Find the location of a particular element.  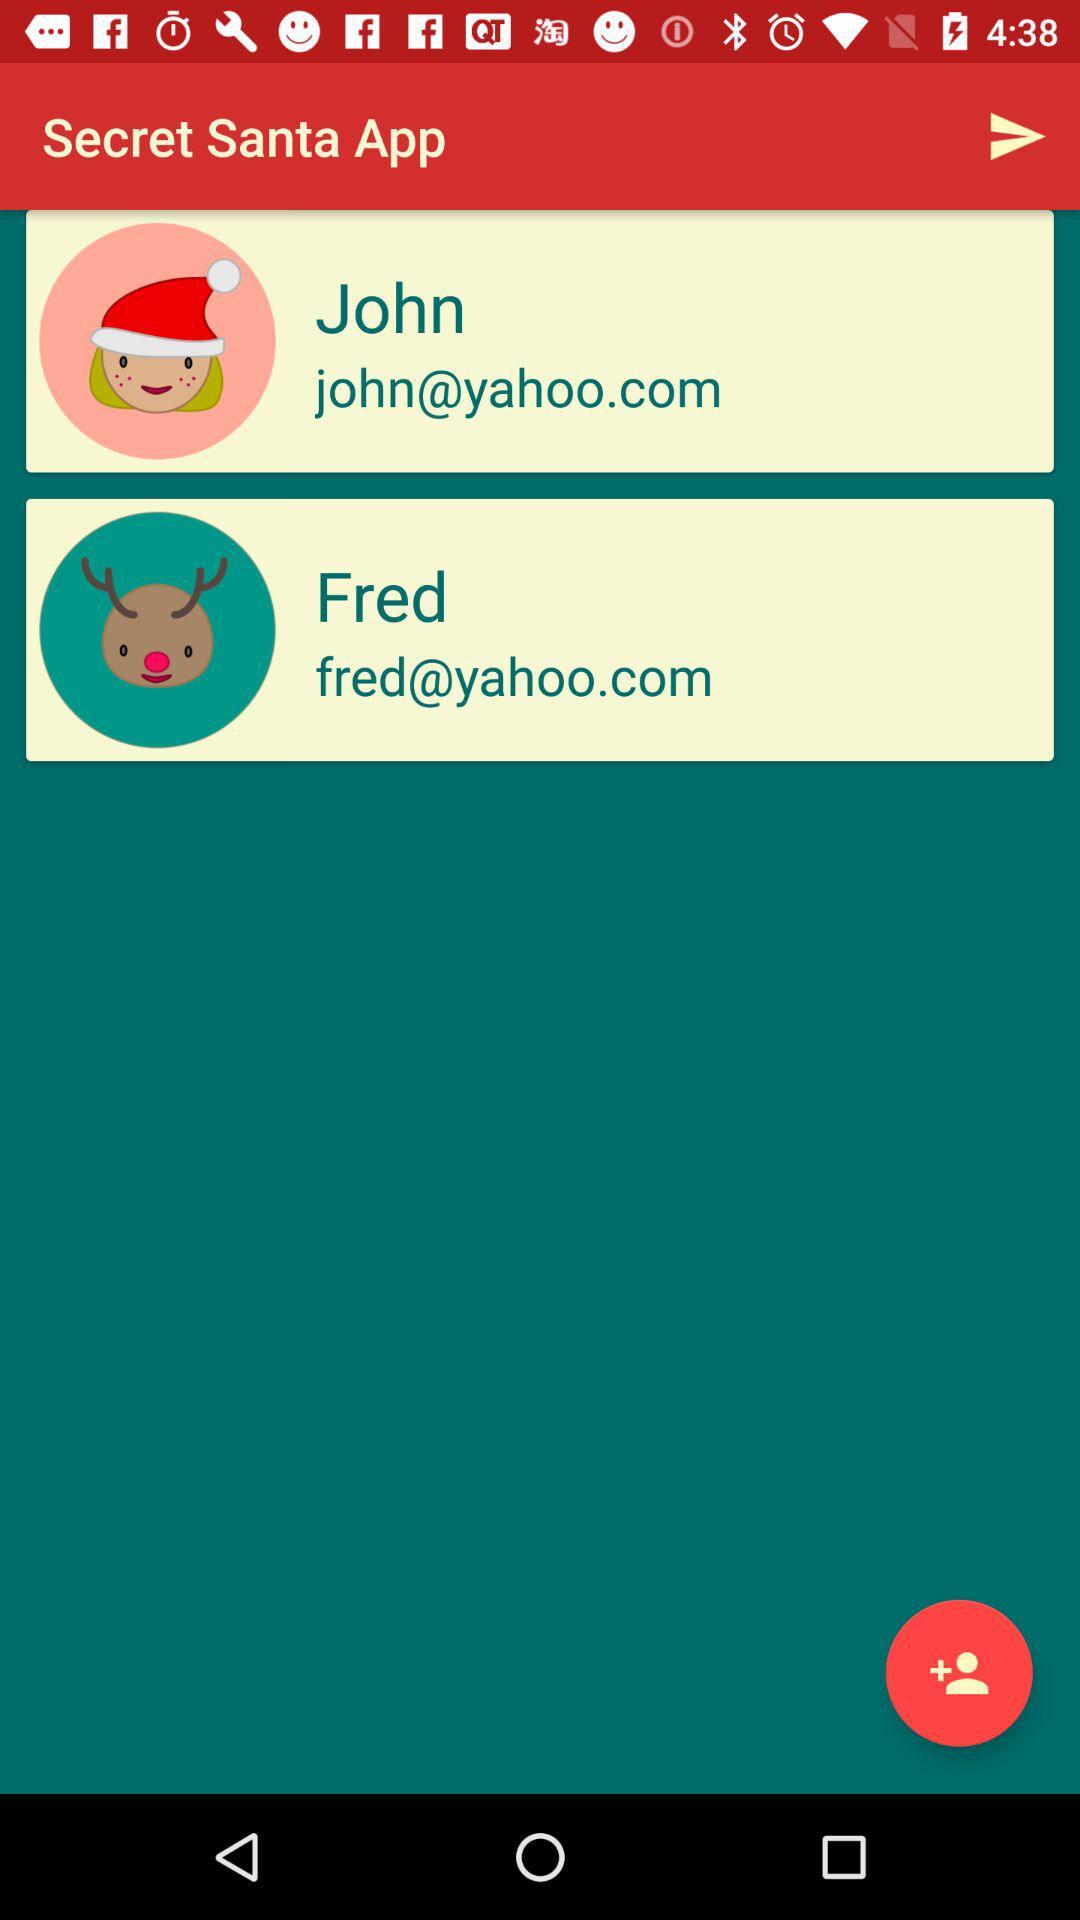

members is located at coordinates (958, 1673).